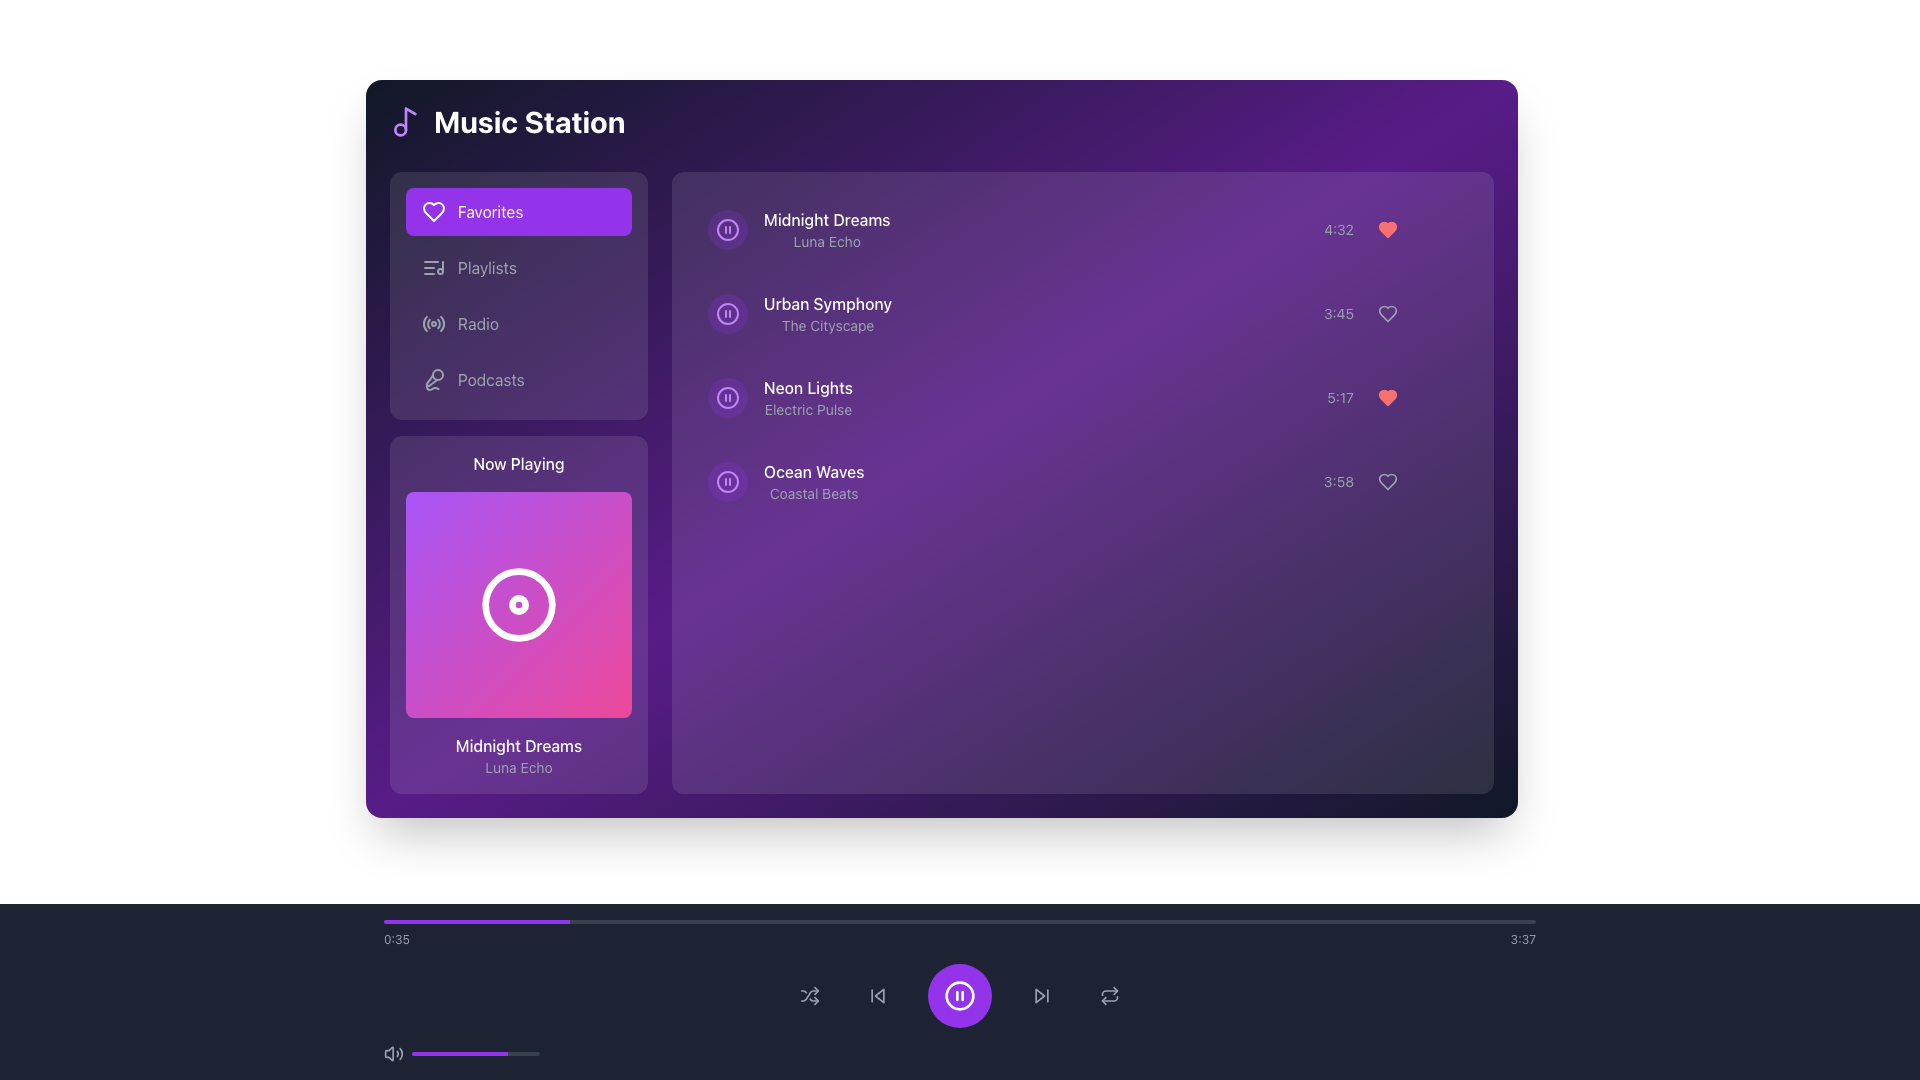 Image resolution: width=1920 pixels, height=1080 pixels. Describe the element at coordinates (1386, 313) in the screenshot. I see `the heart icon button next to the song 'Urban Symphony' to favorite or unfavorite the item` at that location.